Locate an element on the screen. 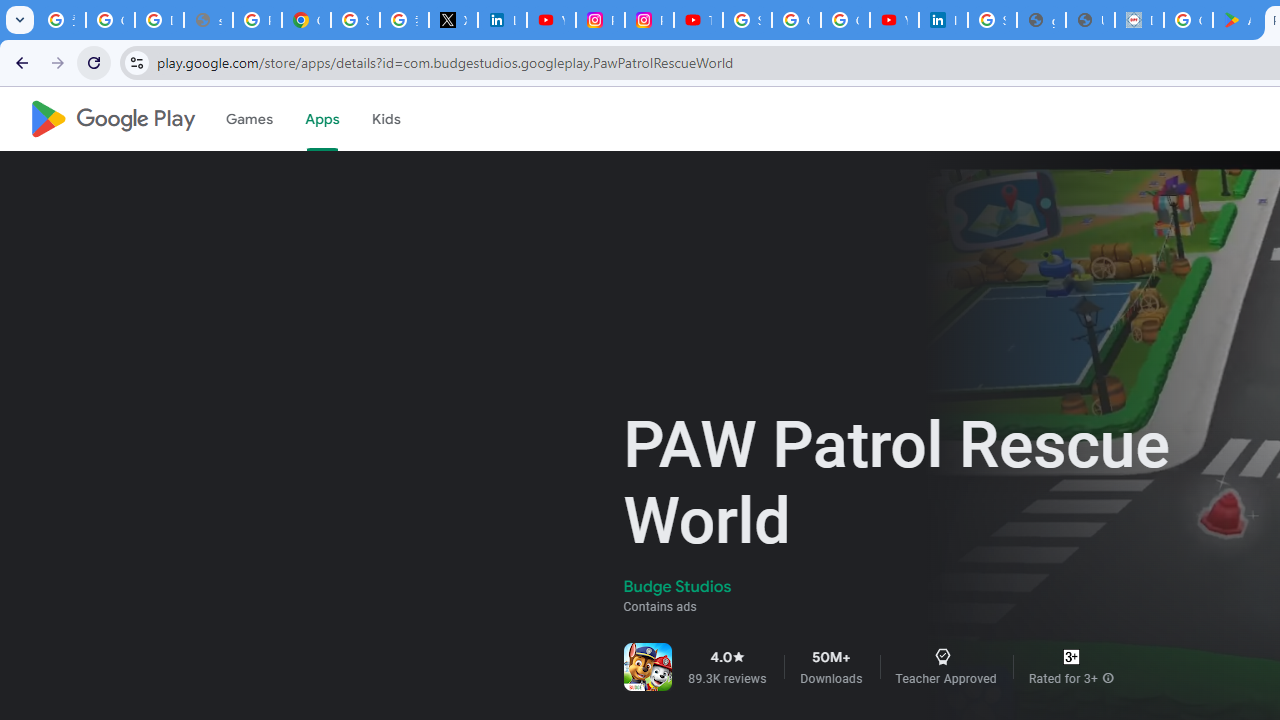 The width and height of the screenshot is (1280, 720). 'Privacy Help Center - Policies Help' is located at coordinates (256, 20).